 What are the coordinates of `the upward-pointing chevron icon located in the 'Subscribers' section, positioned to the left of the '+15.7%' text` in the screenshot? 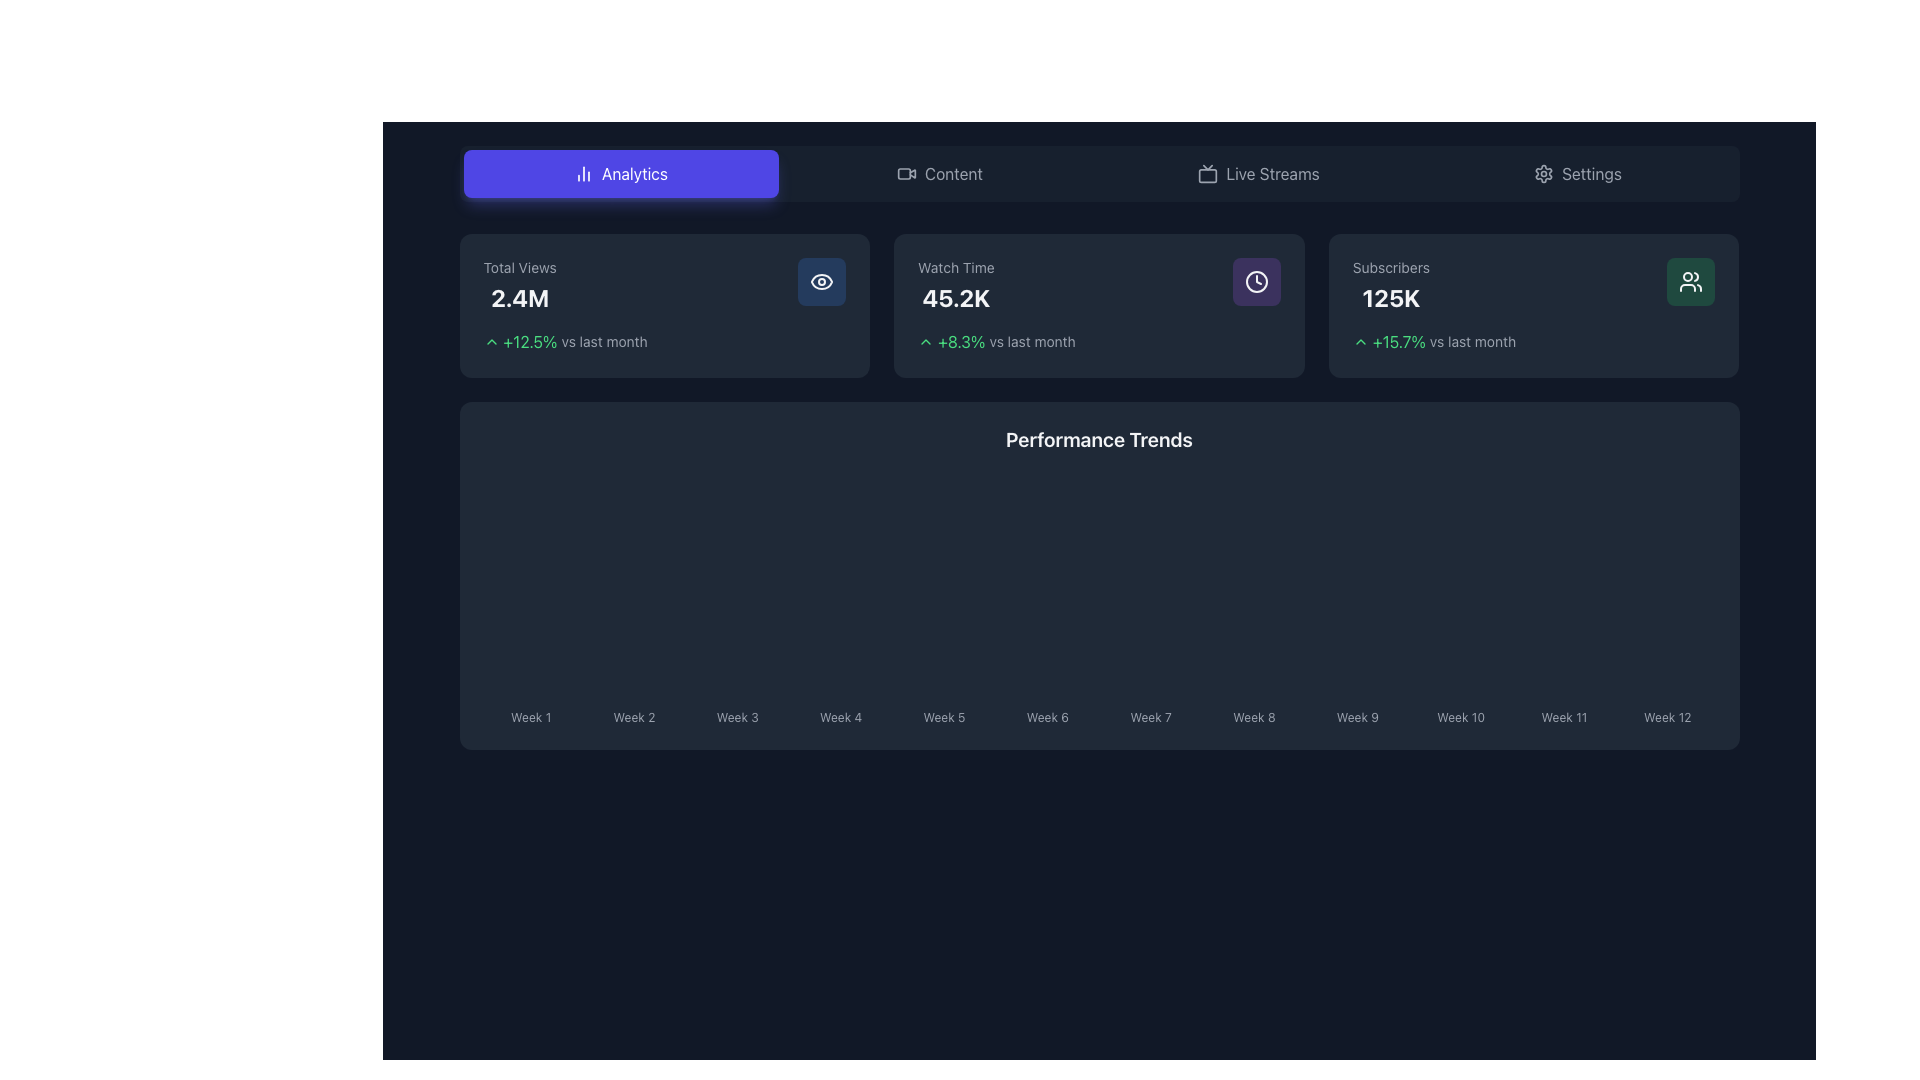 It's located at (1360, 341).